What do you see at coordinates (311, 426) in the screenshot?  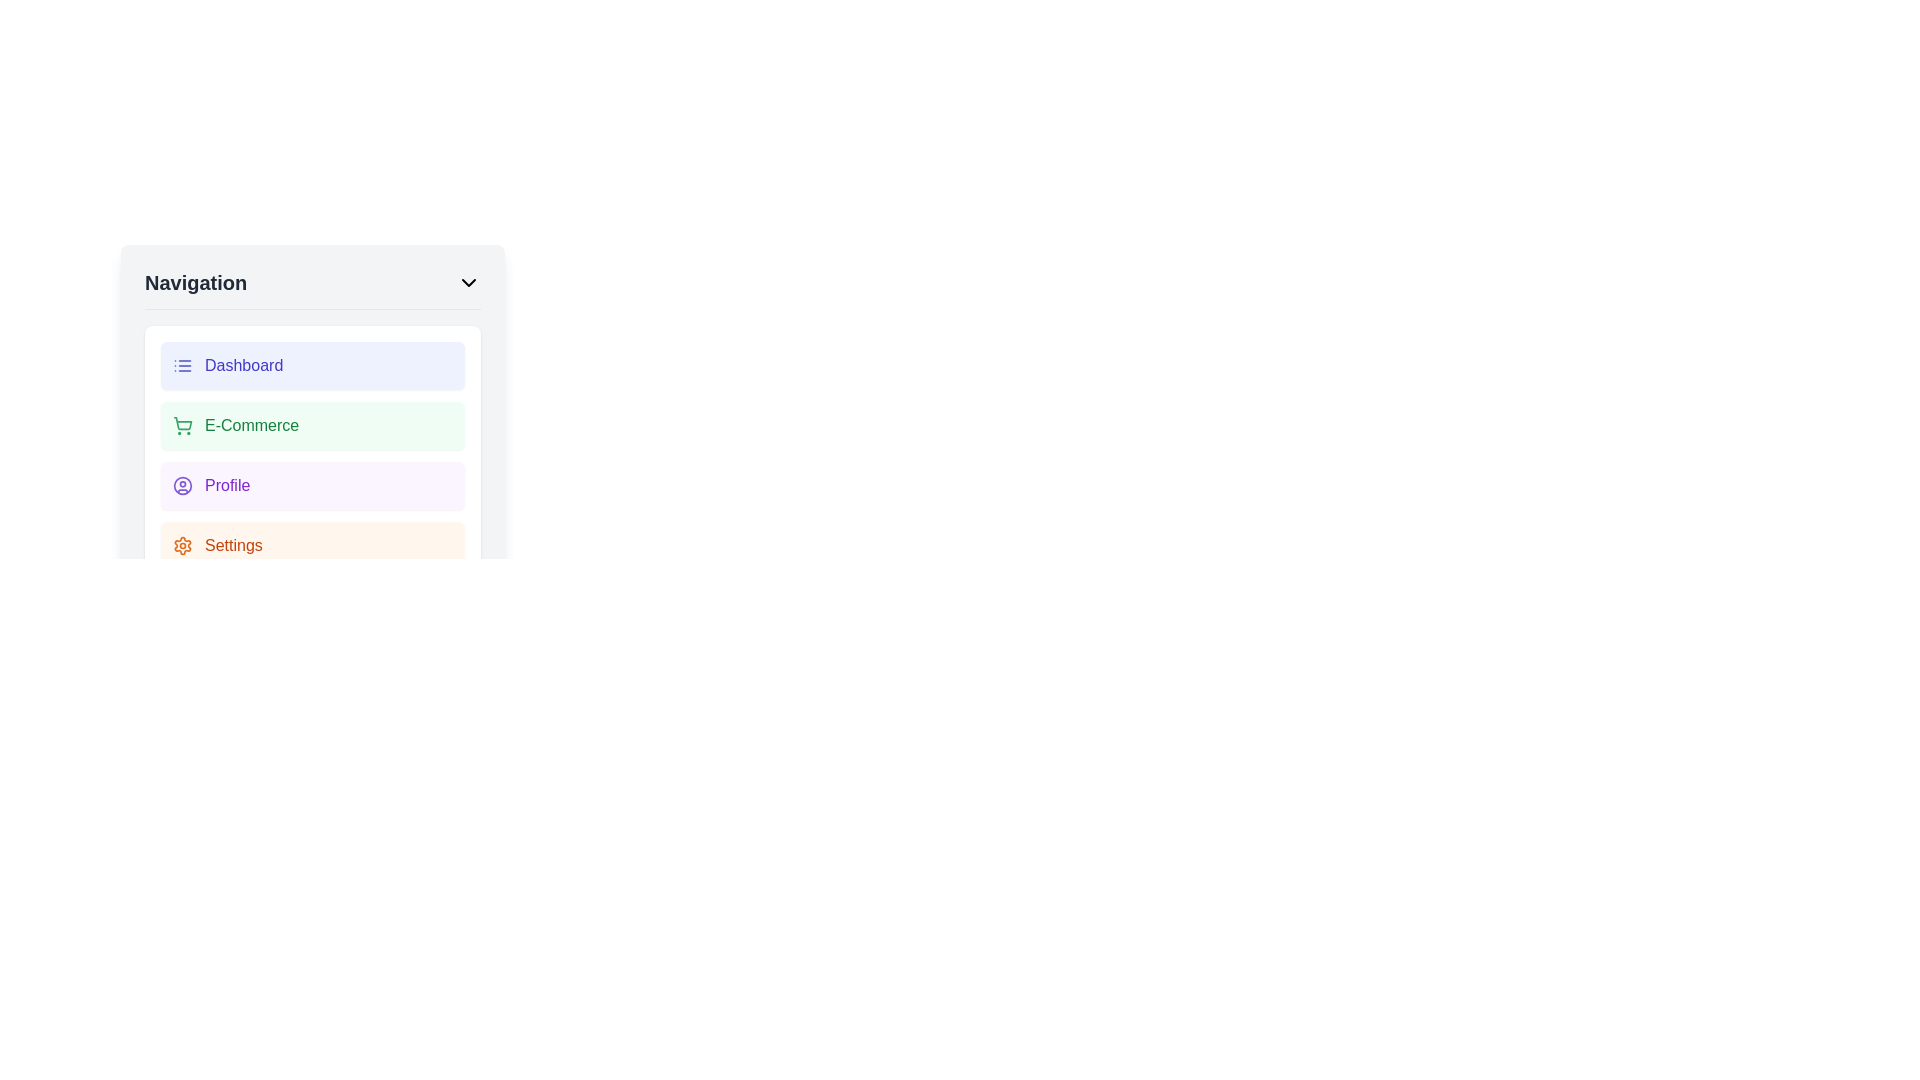 I see `the green rectangular 'E-Commerce' navigation button located below the 'Dashboard' button and above the 'Profile' button` at bounding box center [311, 426].